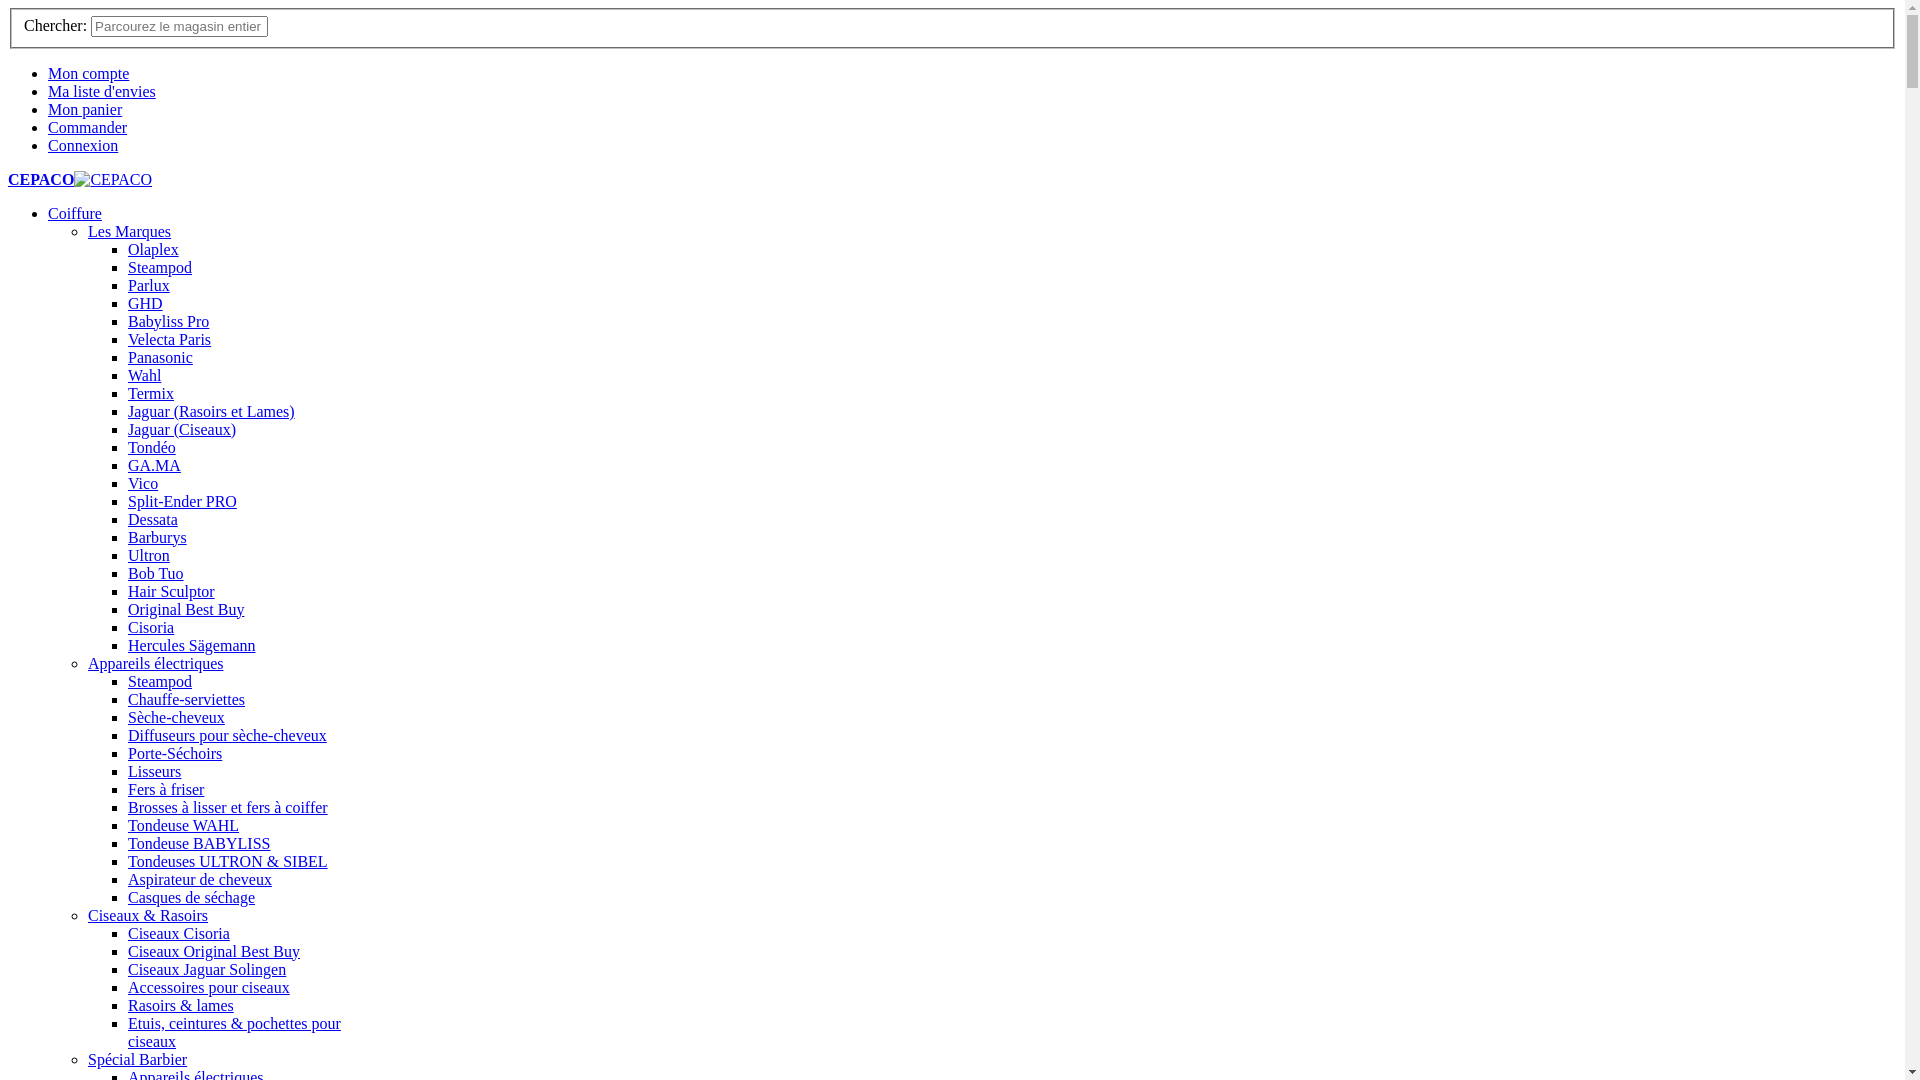  I want to click on 'Les Marques', so click(128, 230).